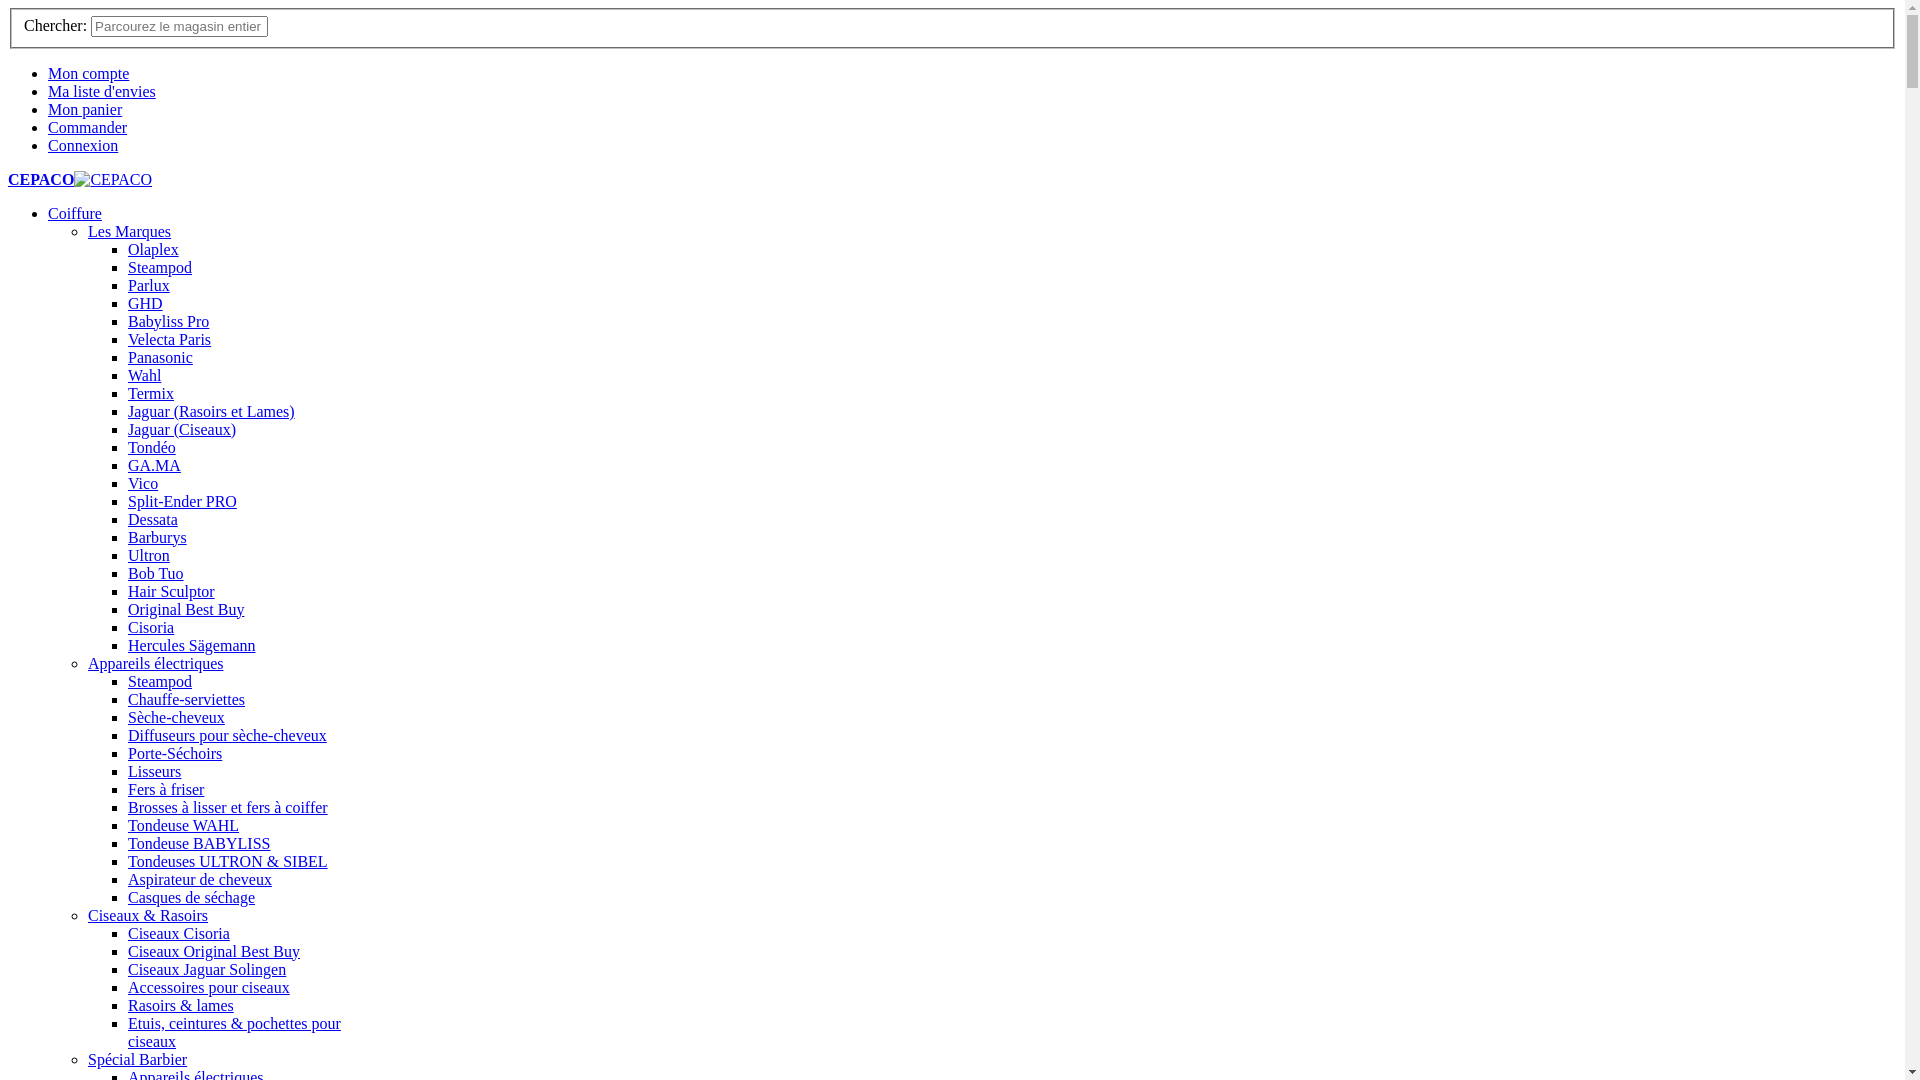  I want to click on 'Les Marques', so click(128, 230).